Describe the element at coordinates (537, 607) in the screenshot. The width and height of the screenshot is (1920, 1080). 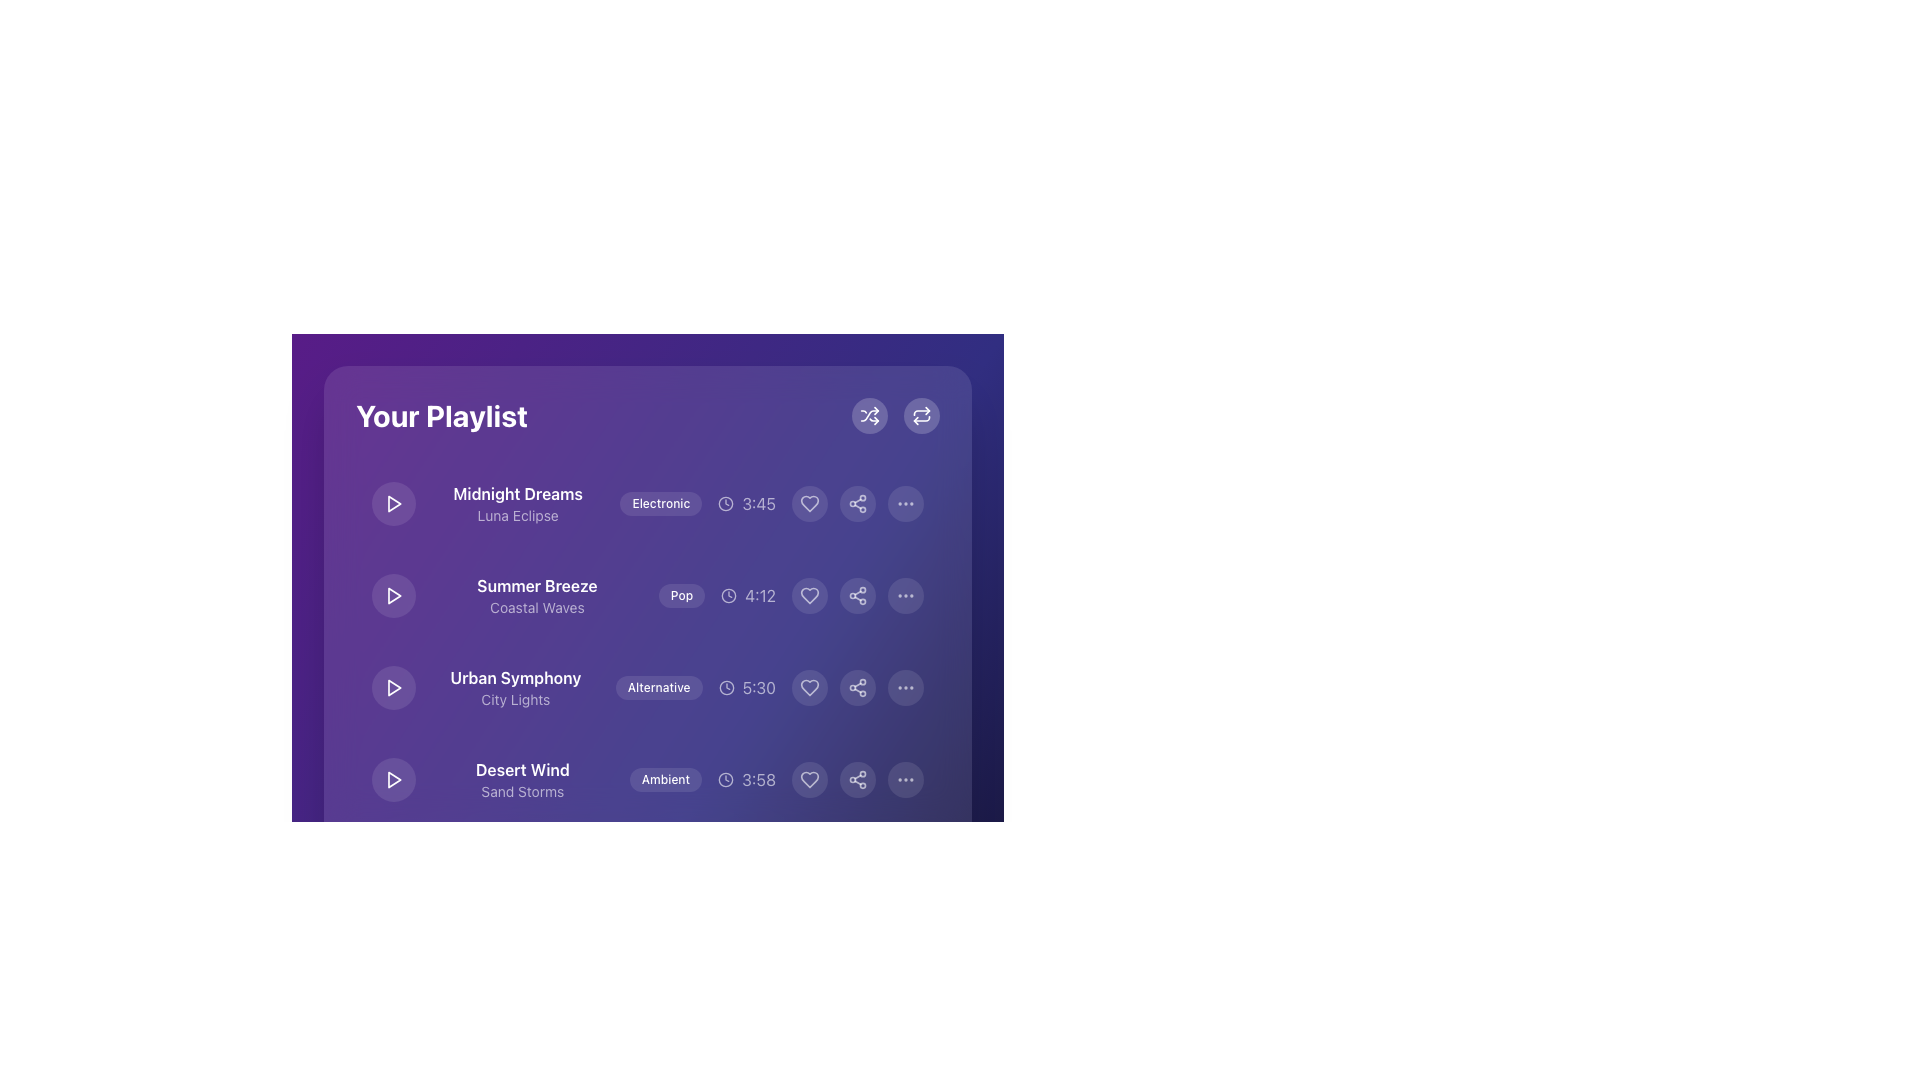
I see `the text label 'Coastal Waves', which is positioned directly below the 'Summer Breeze' label in a vertically stacked layout` at that location.